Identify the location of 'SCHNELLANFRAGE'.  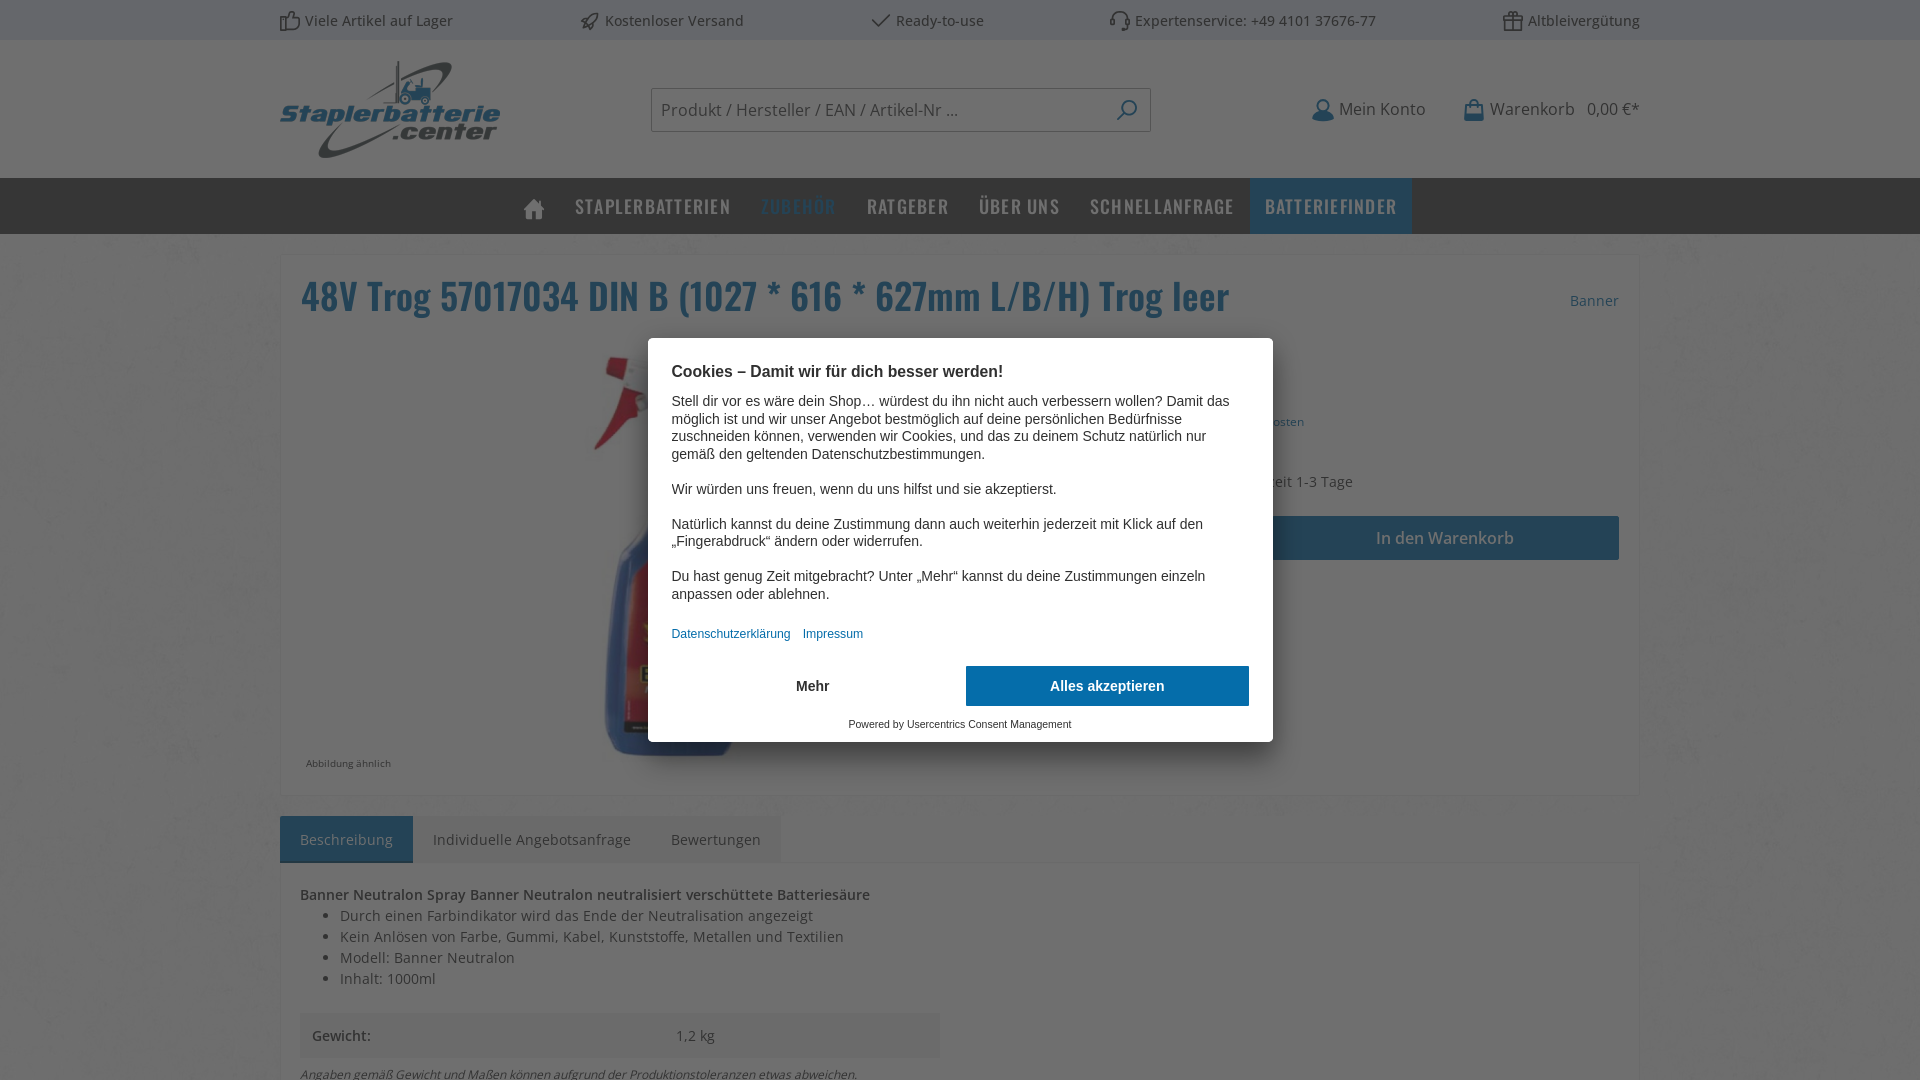
(1162, 205).